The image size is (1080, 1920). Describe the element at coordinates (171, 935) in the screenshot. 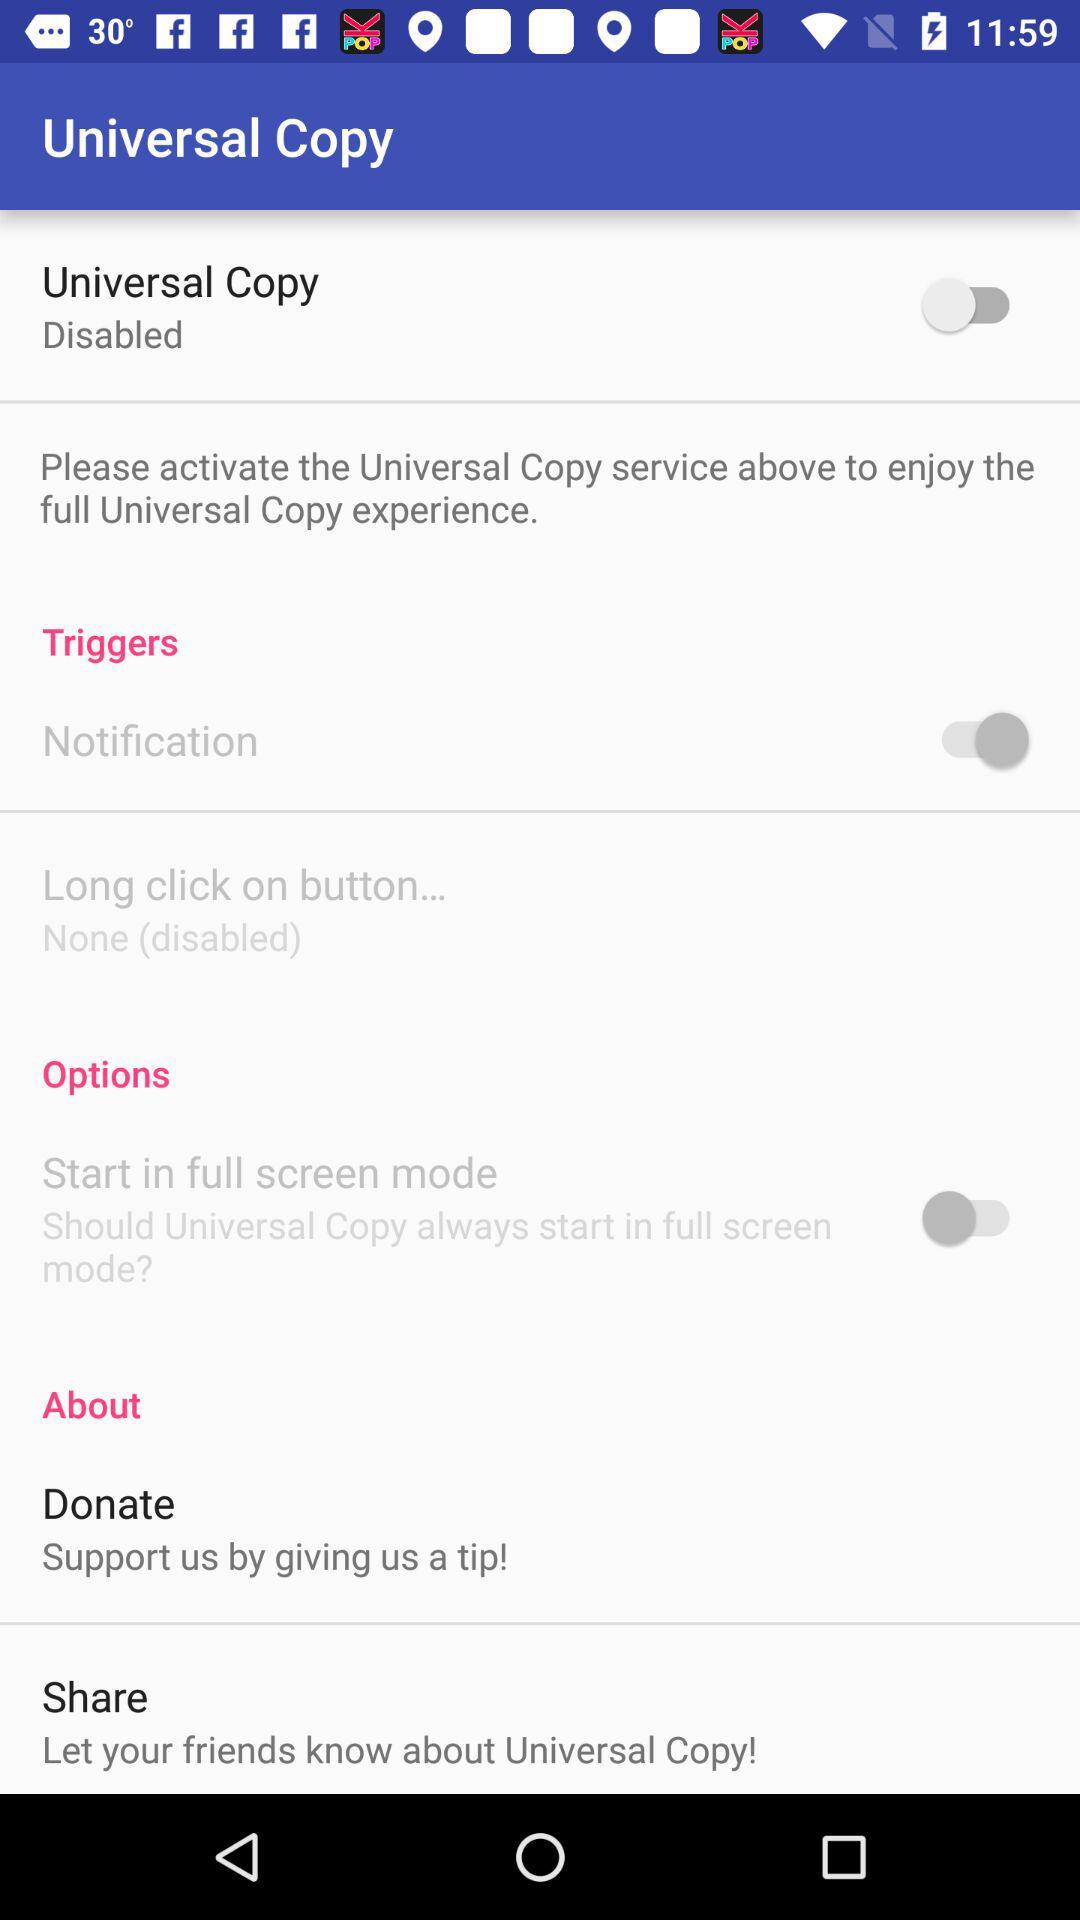

I see `the none (disabled) item` at that location.